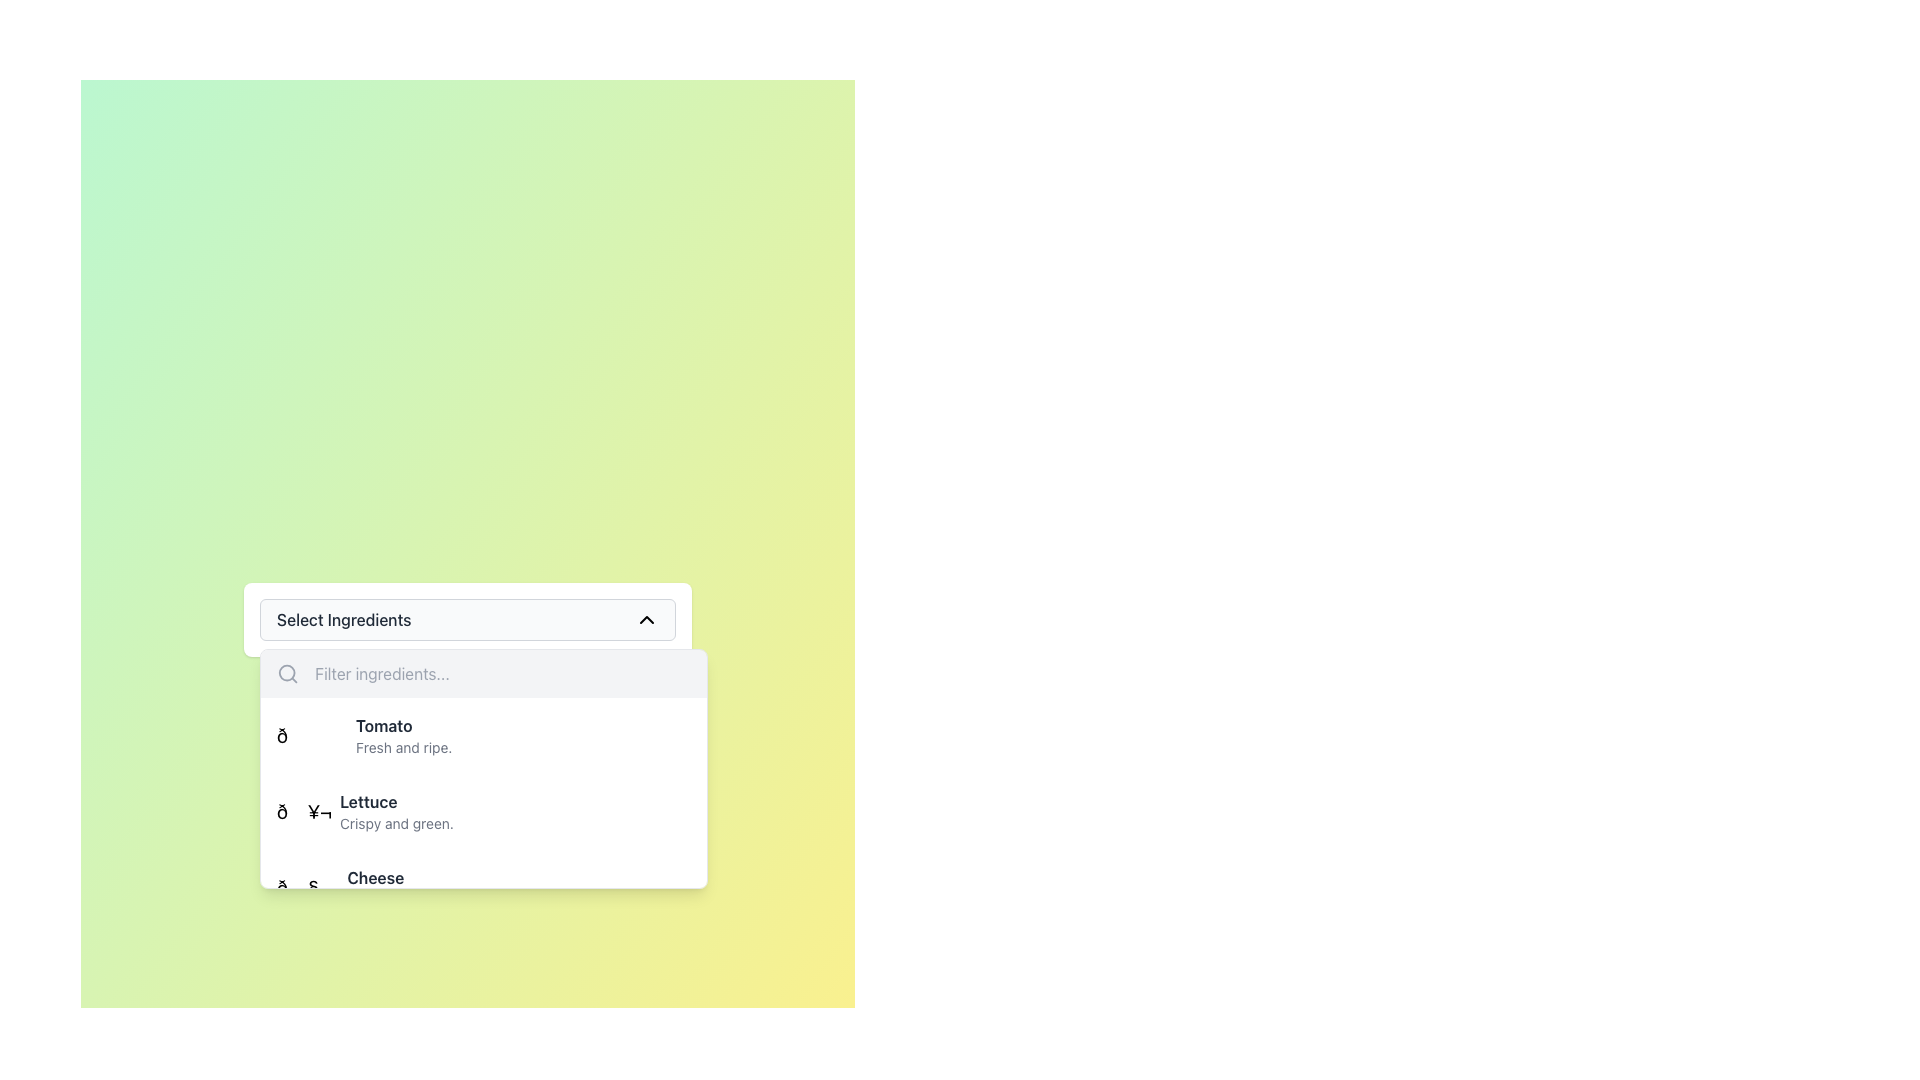 The image size is (1920, 1080). Describe the element at coordinates (413, 886) in the screenshot. I see `the dropdown menu item labeled 'Cheese'` at that location.